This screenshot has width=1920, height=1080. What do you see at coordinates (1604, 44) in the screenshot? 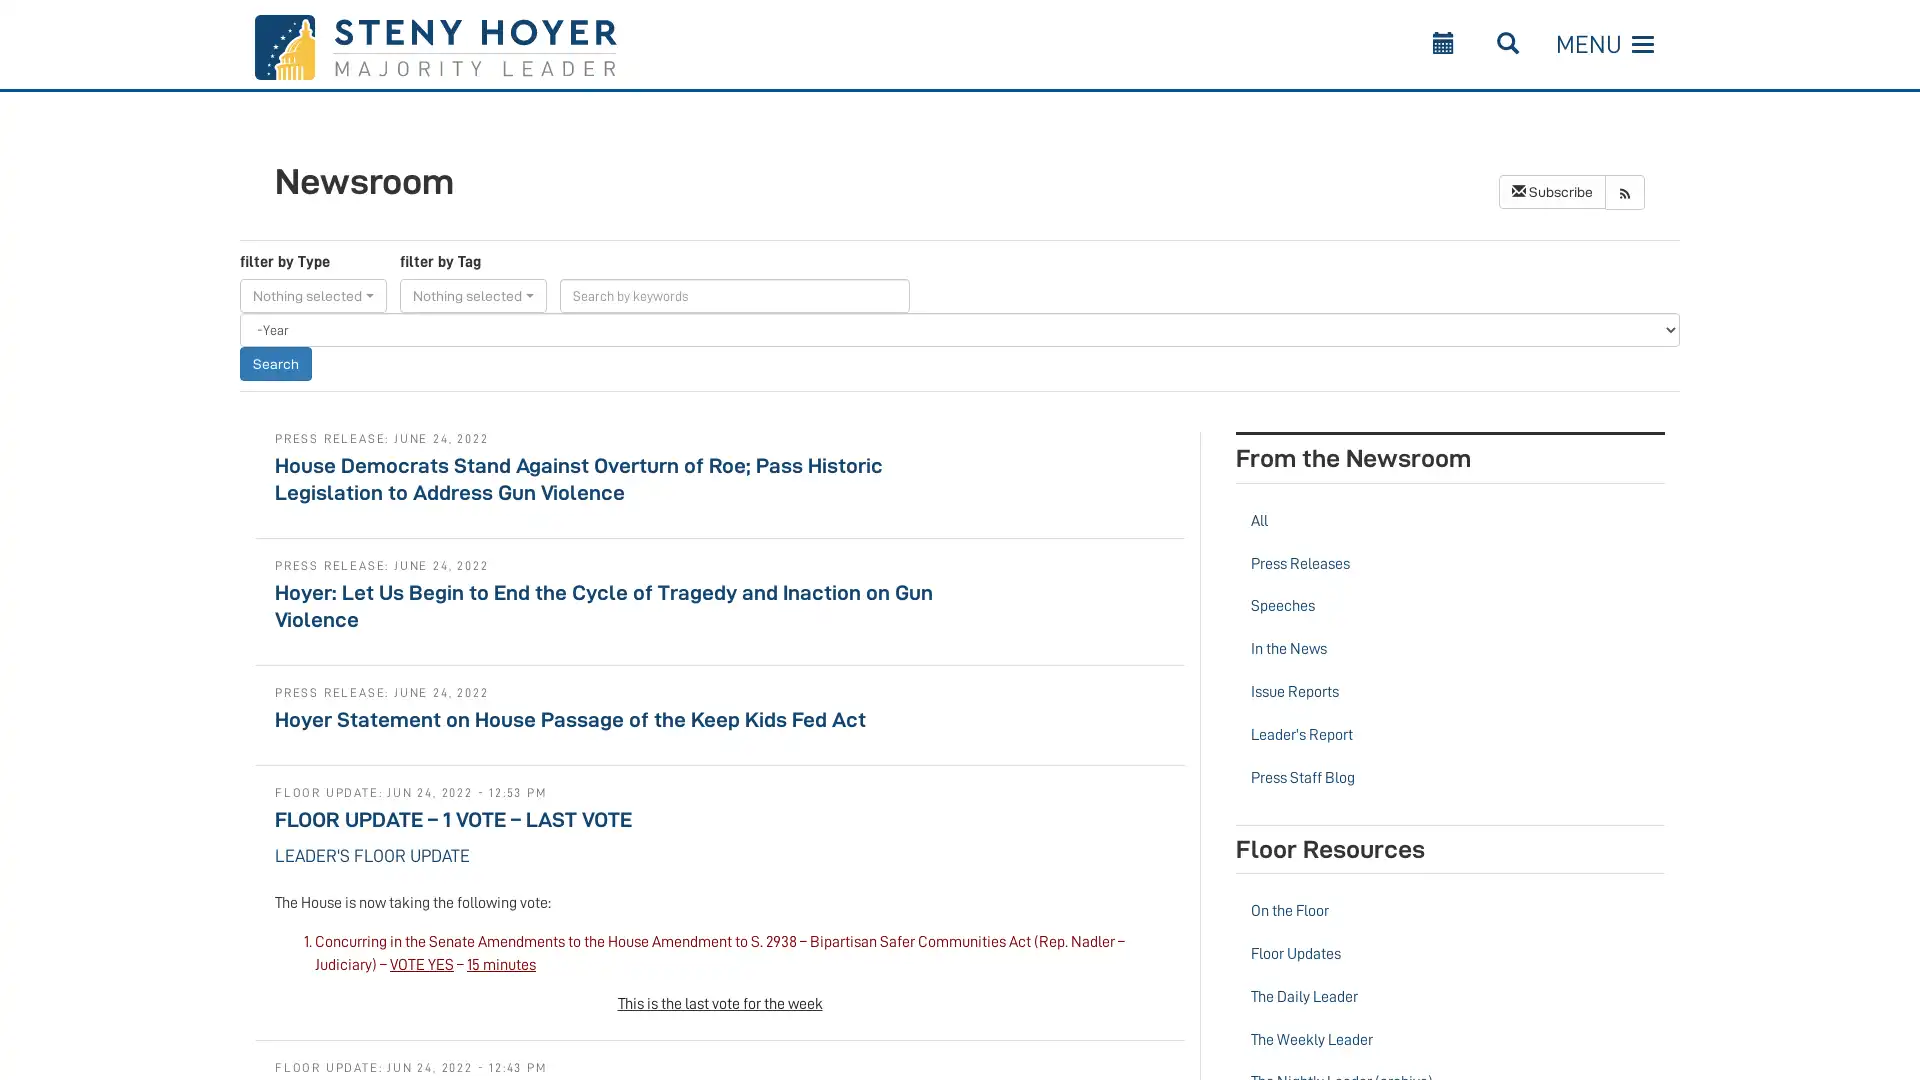
I see `MENU` at bounding box center [1604, 44].